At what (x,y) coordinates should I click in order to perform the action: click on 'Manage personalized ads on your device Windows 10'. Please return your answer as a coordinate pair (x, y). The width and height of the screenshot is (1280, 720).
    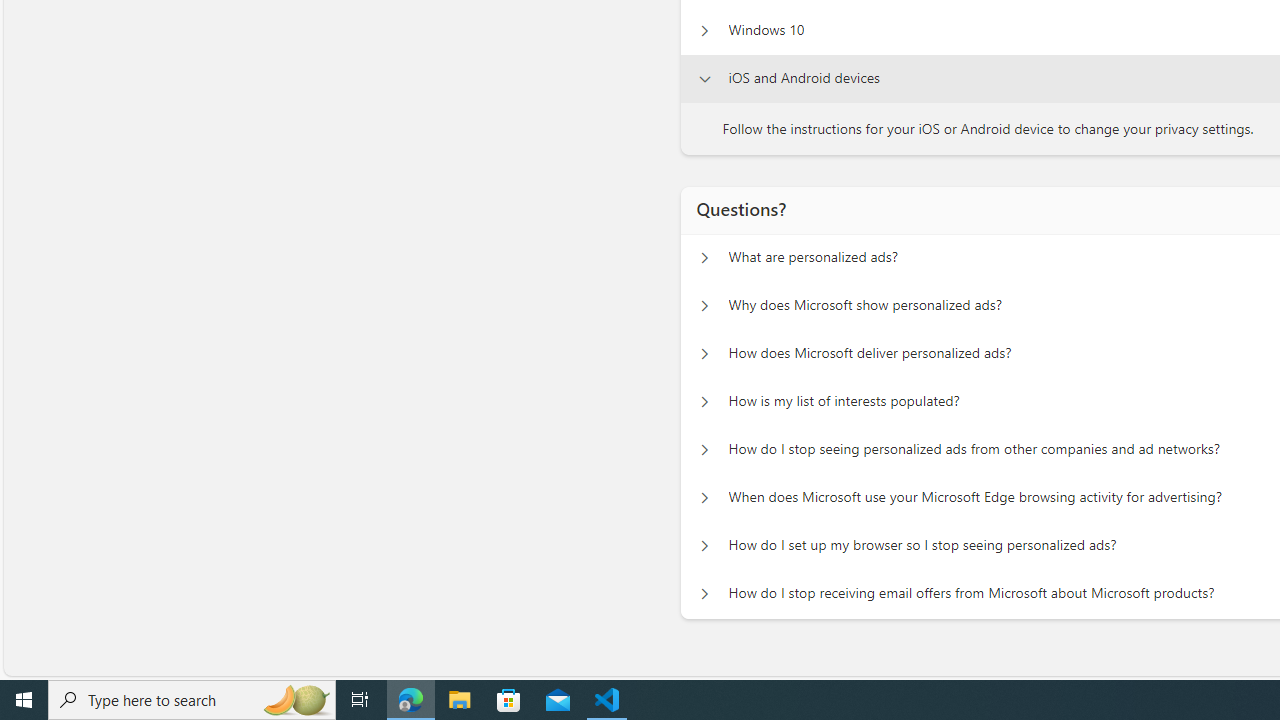
    Looking at the image, I should click on (704, 30).